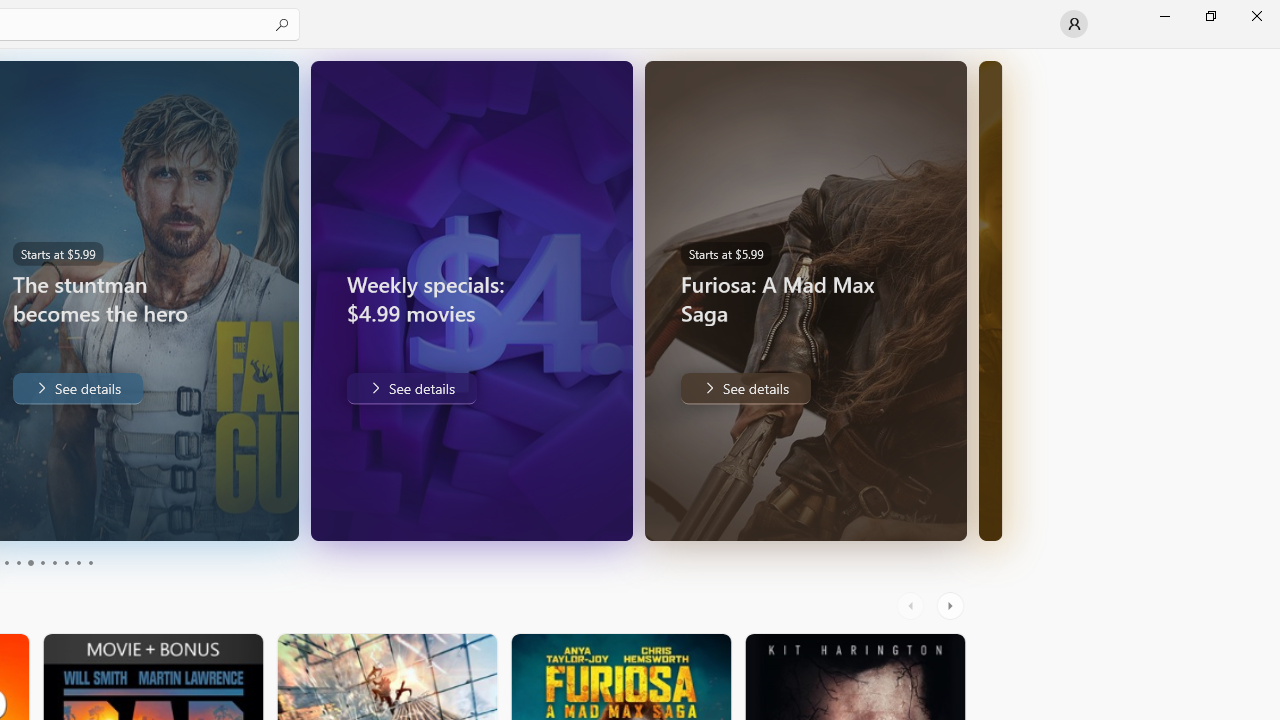  Describe the element at coordinates (65, 563) in the screenshot. I see `'Page 8'` at that location.